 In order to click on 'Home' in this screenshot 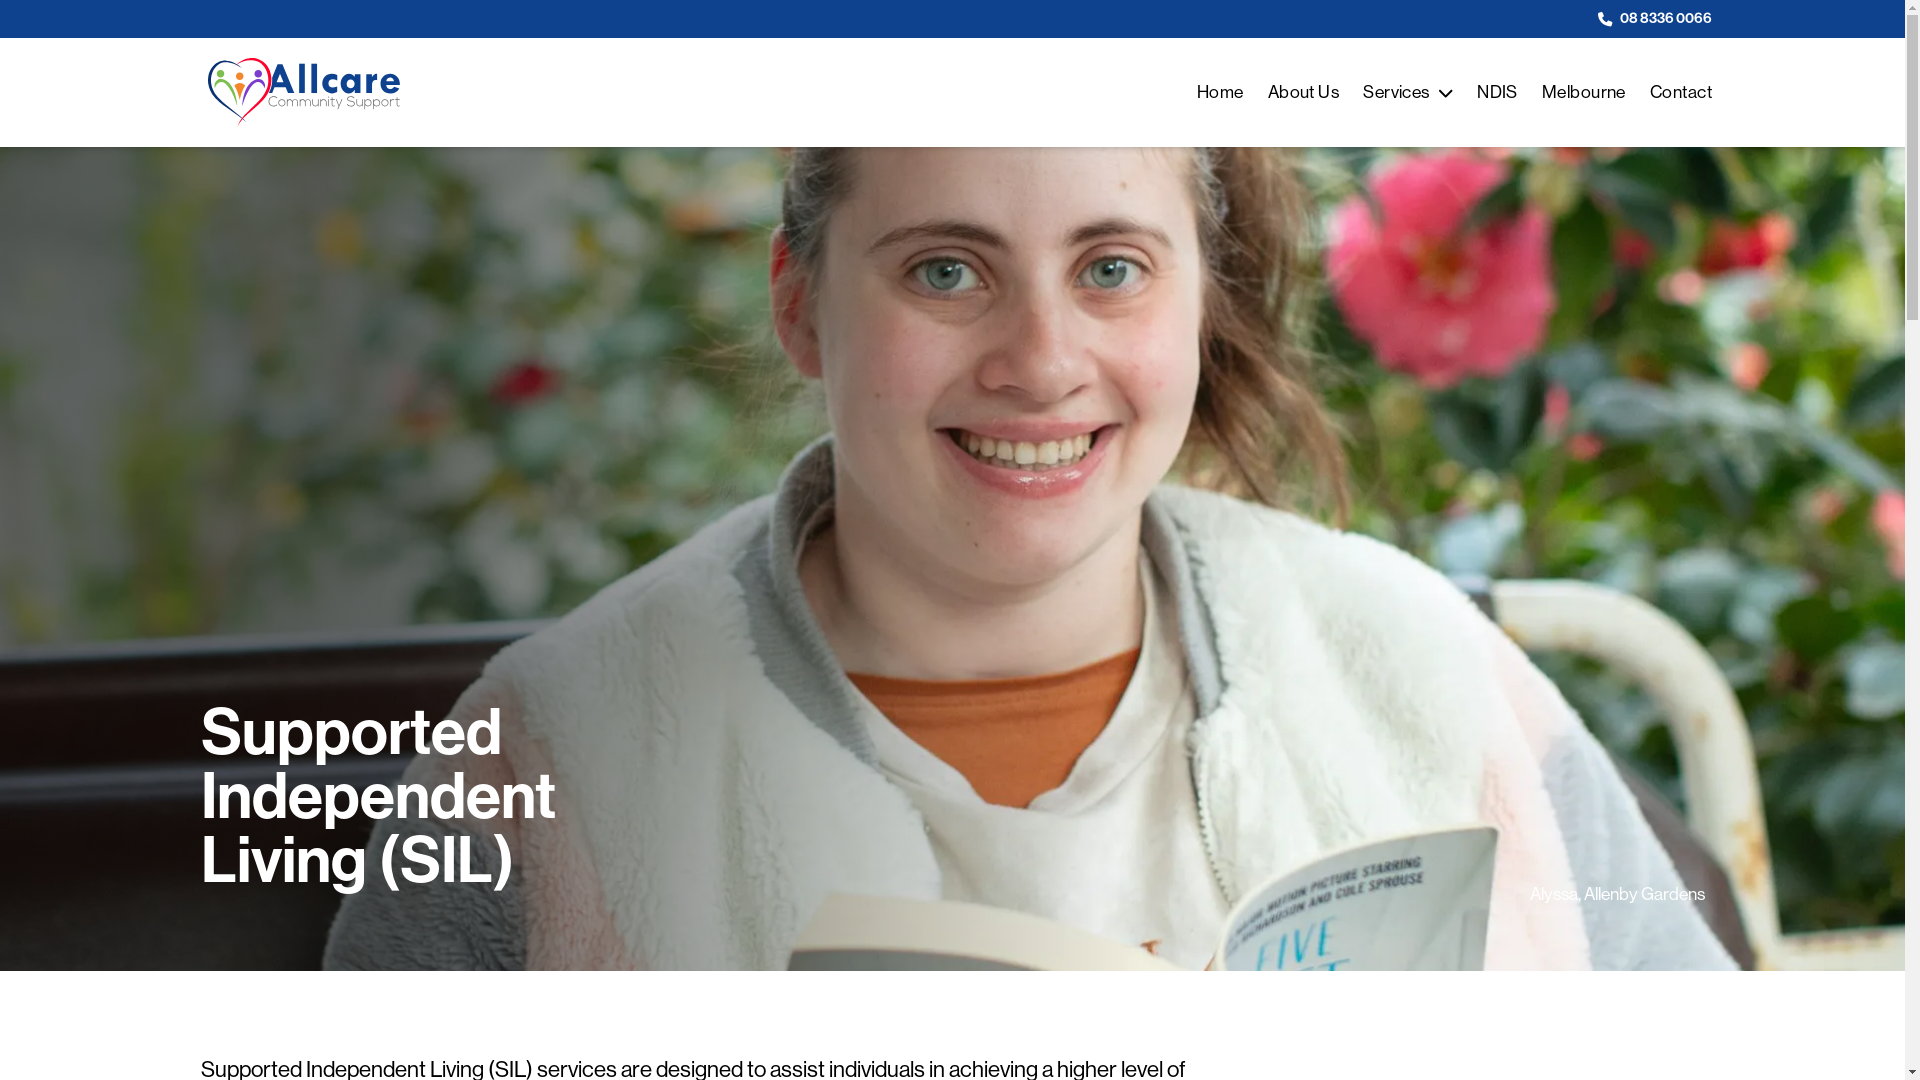, I will do `click(1219, 92)`.